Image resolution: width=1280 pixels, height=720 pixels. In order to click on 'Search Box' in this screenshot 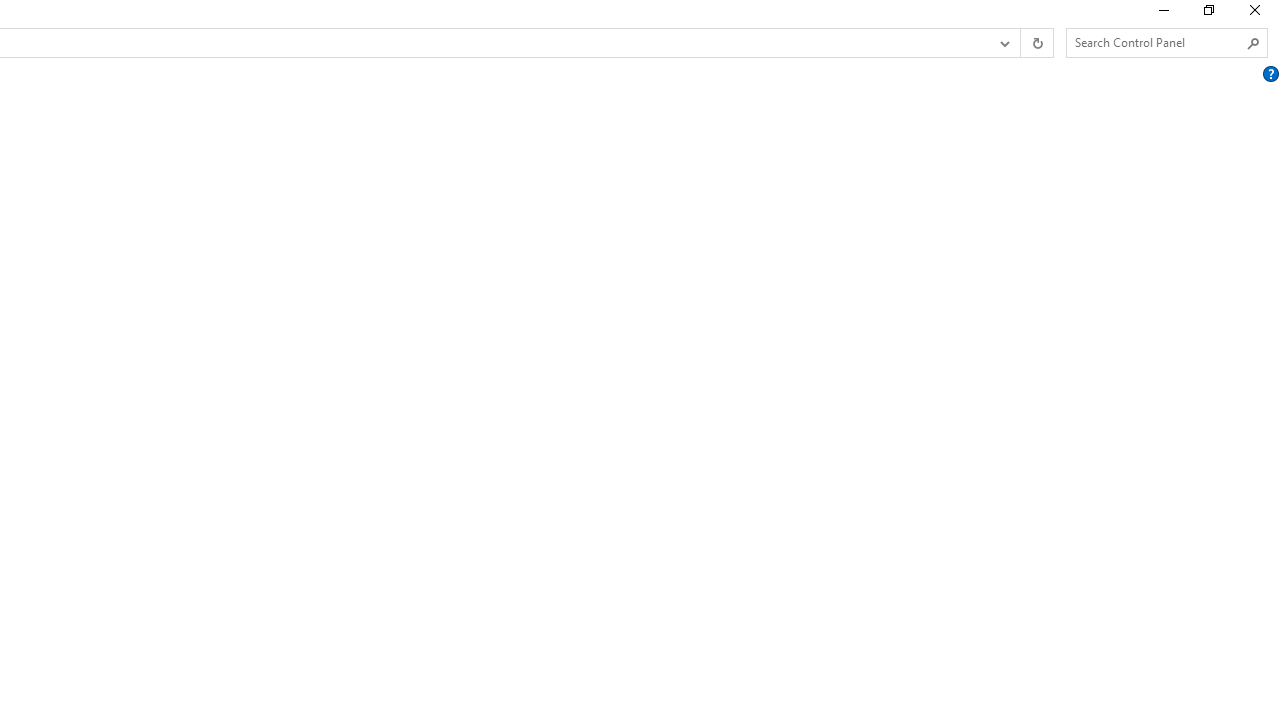, I will do `click(1157, 42)`.